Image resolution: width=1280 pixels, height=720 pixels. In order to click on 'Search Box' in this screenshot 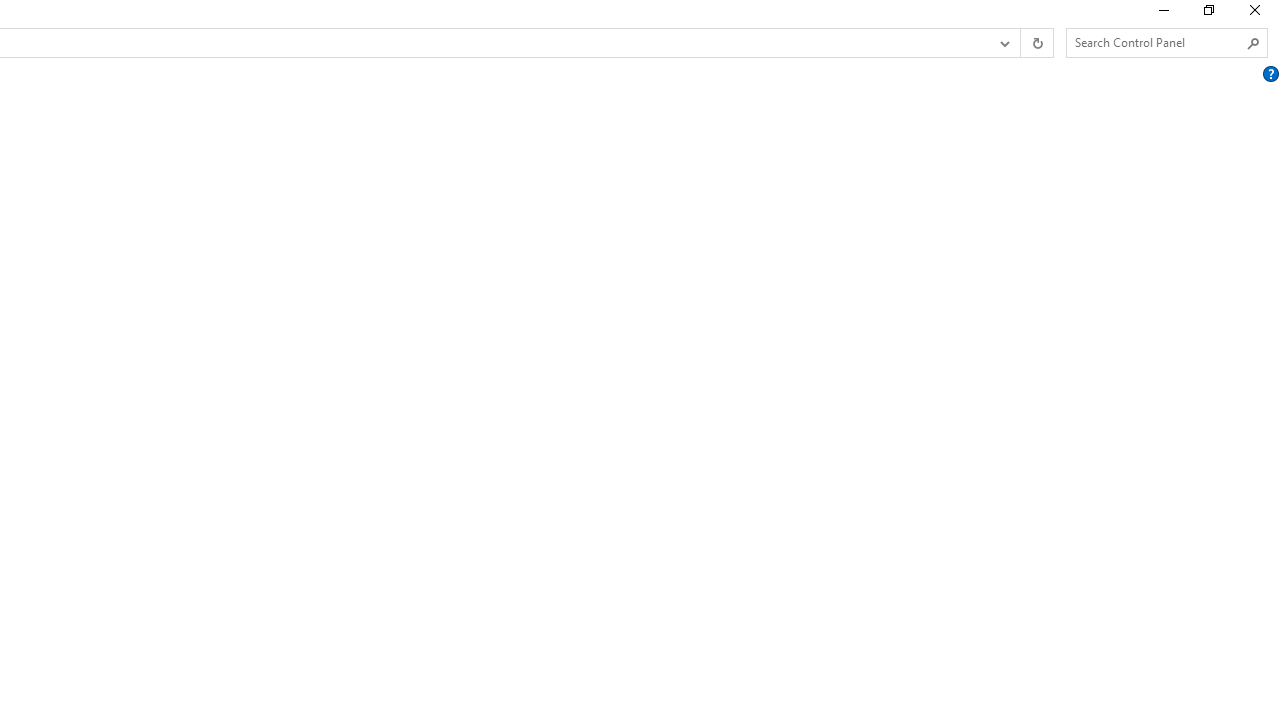, I will do `click(1157, 42)`.